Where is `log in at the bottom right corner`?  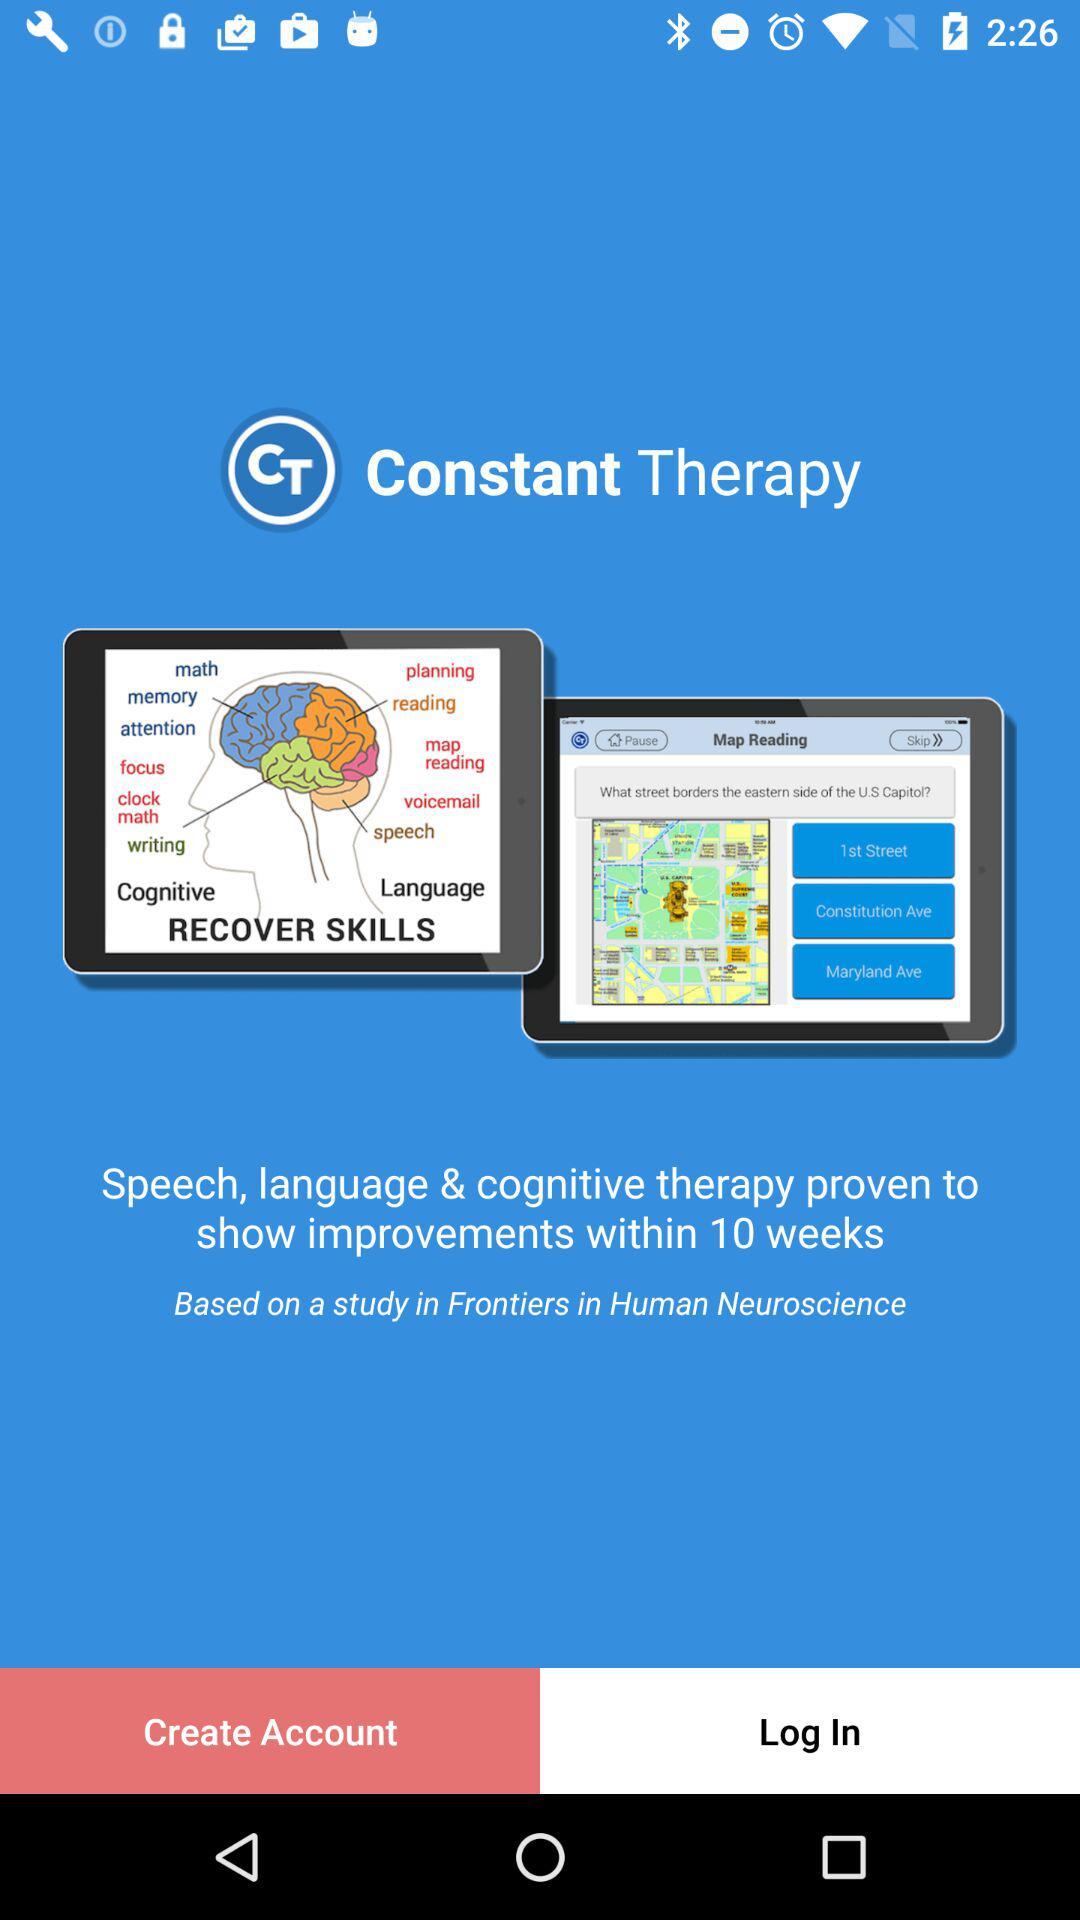 log in at the bottom right corner is located at coordinates (810, 1730).